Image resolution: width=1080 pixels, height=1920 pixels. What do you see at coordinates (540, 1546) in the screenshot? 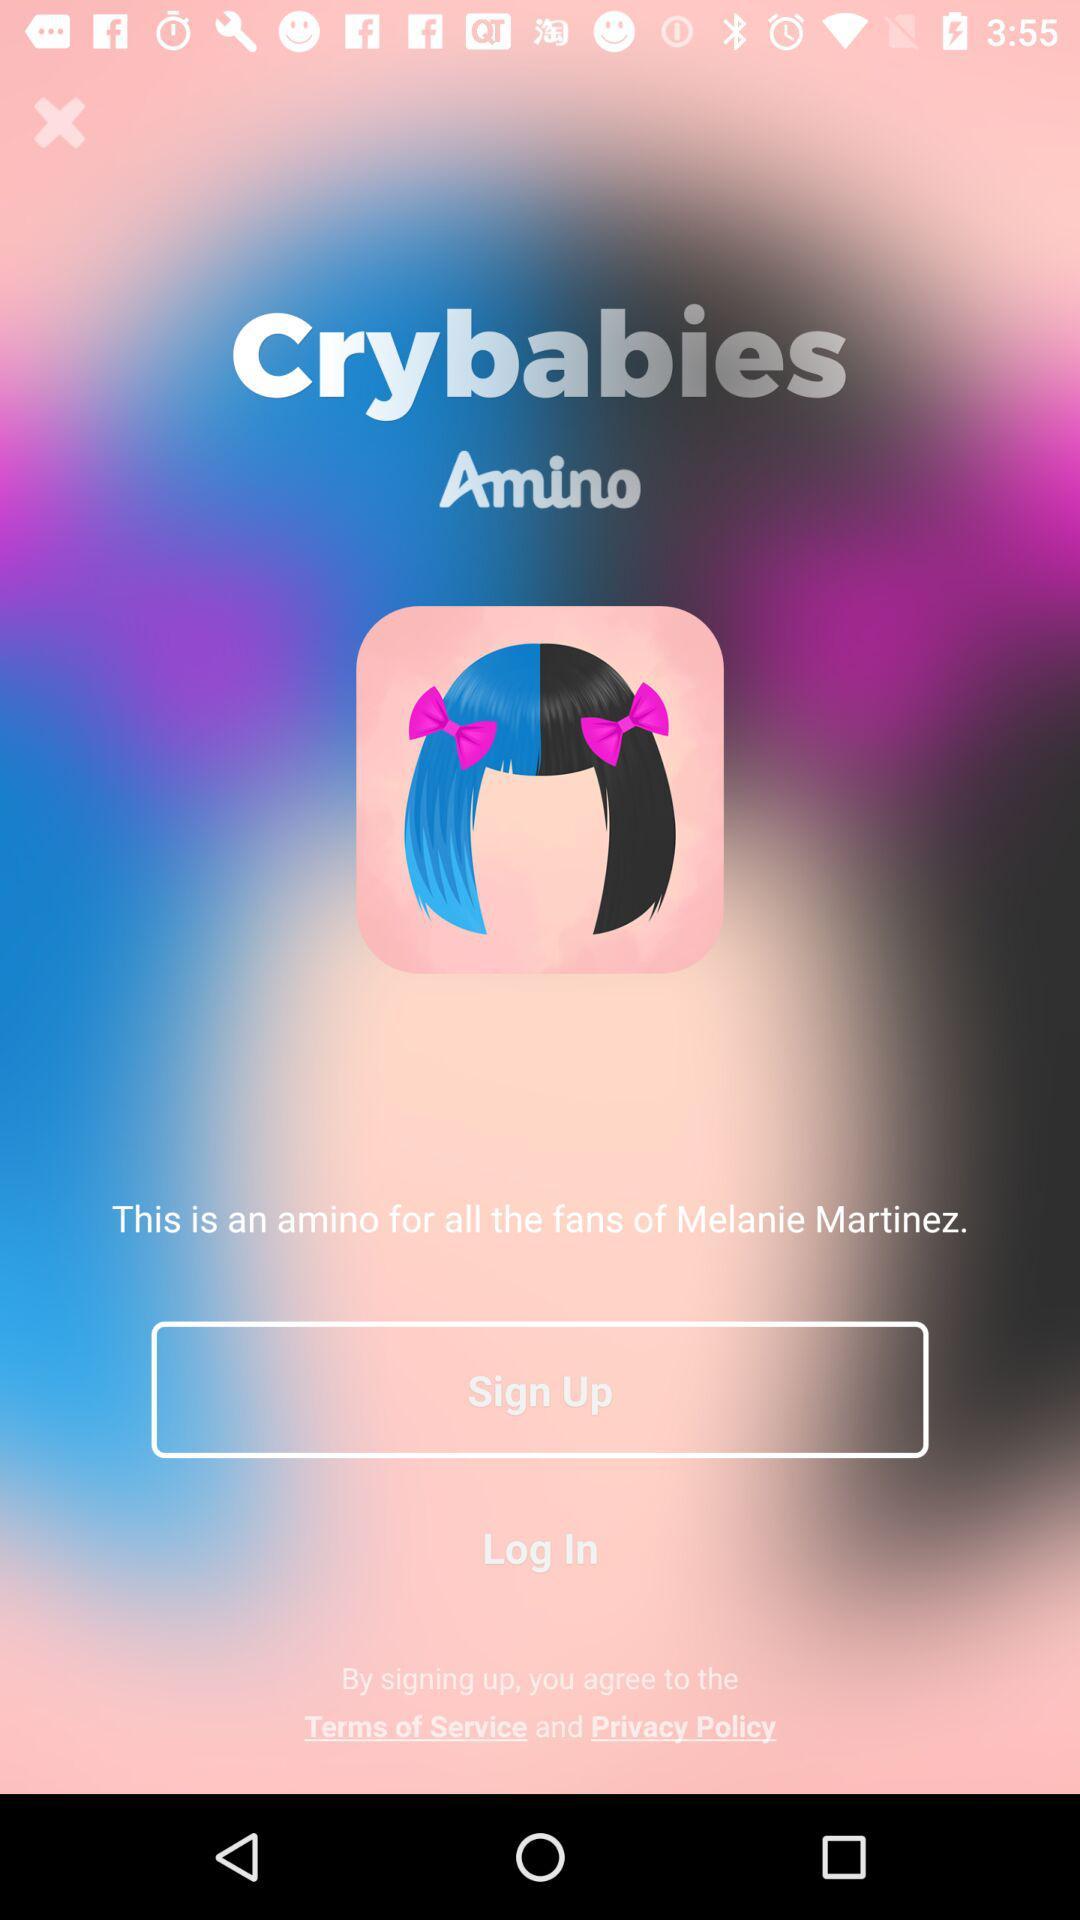
I see `log in item` at bounding box center [540, 1546].